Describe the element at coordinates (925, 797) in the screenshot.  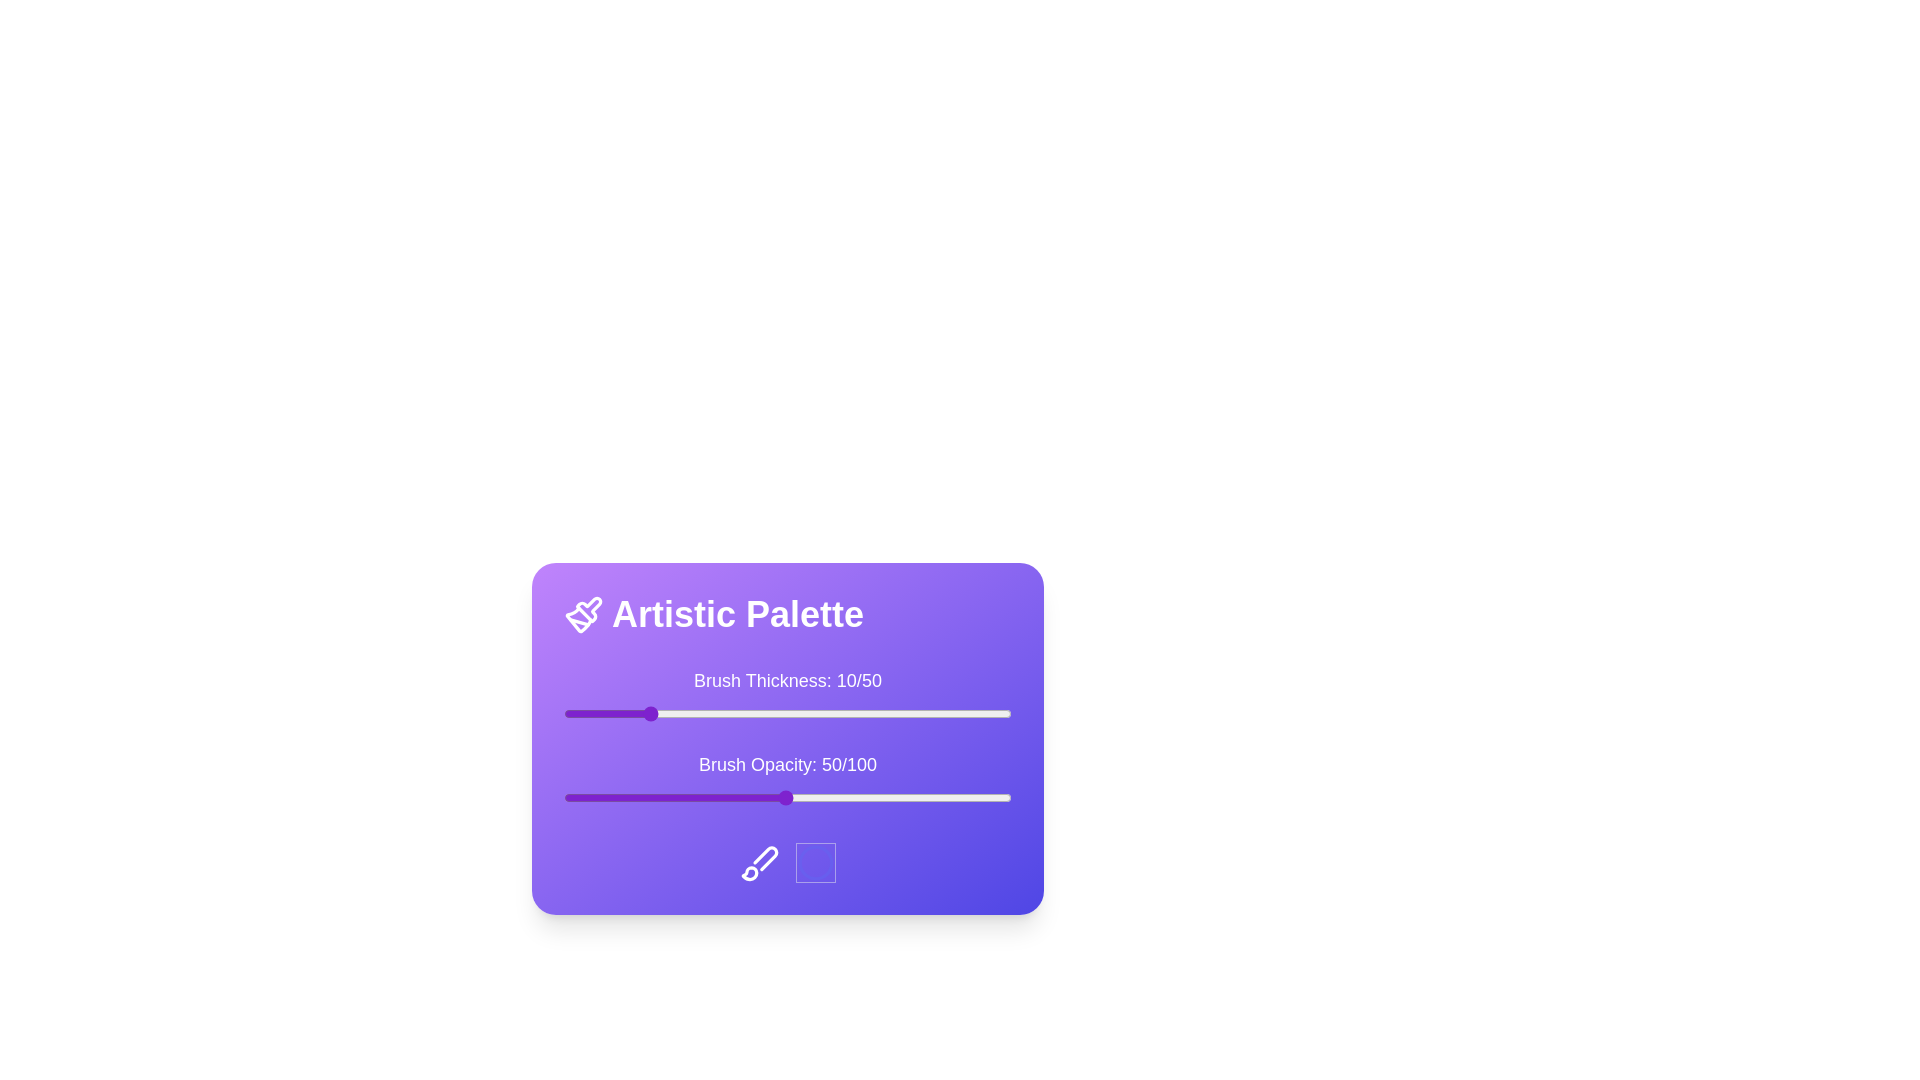
I see `the 'Brush Opacity' slider to set the opacity to 81%` at that location.